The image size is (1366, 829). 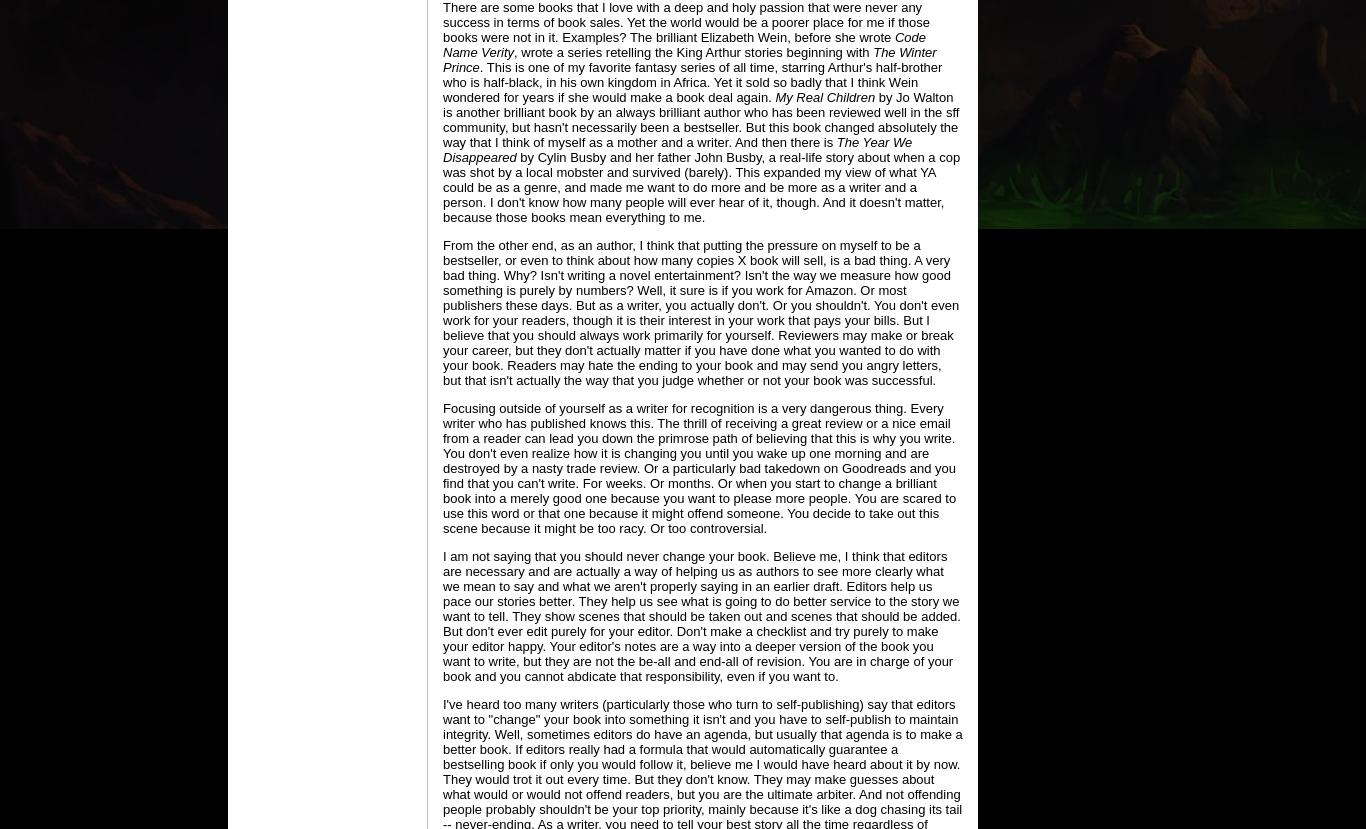 What do you see at coordinates (693, 51) in the screenshot?
I see `', wrote a series retelling the King Arthur stories
beginning with'` at bounding box center [693, 51].